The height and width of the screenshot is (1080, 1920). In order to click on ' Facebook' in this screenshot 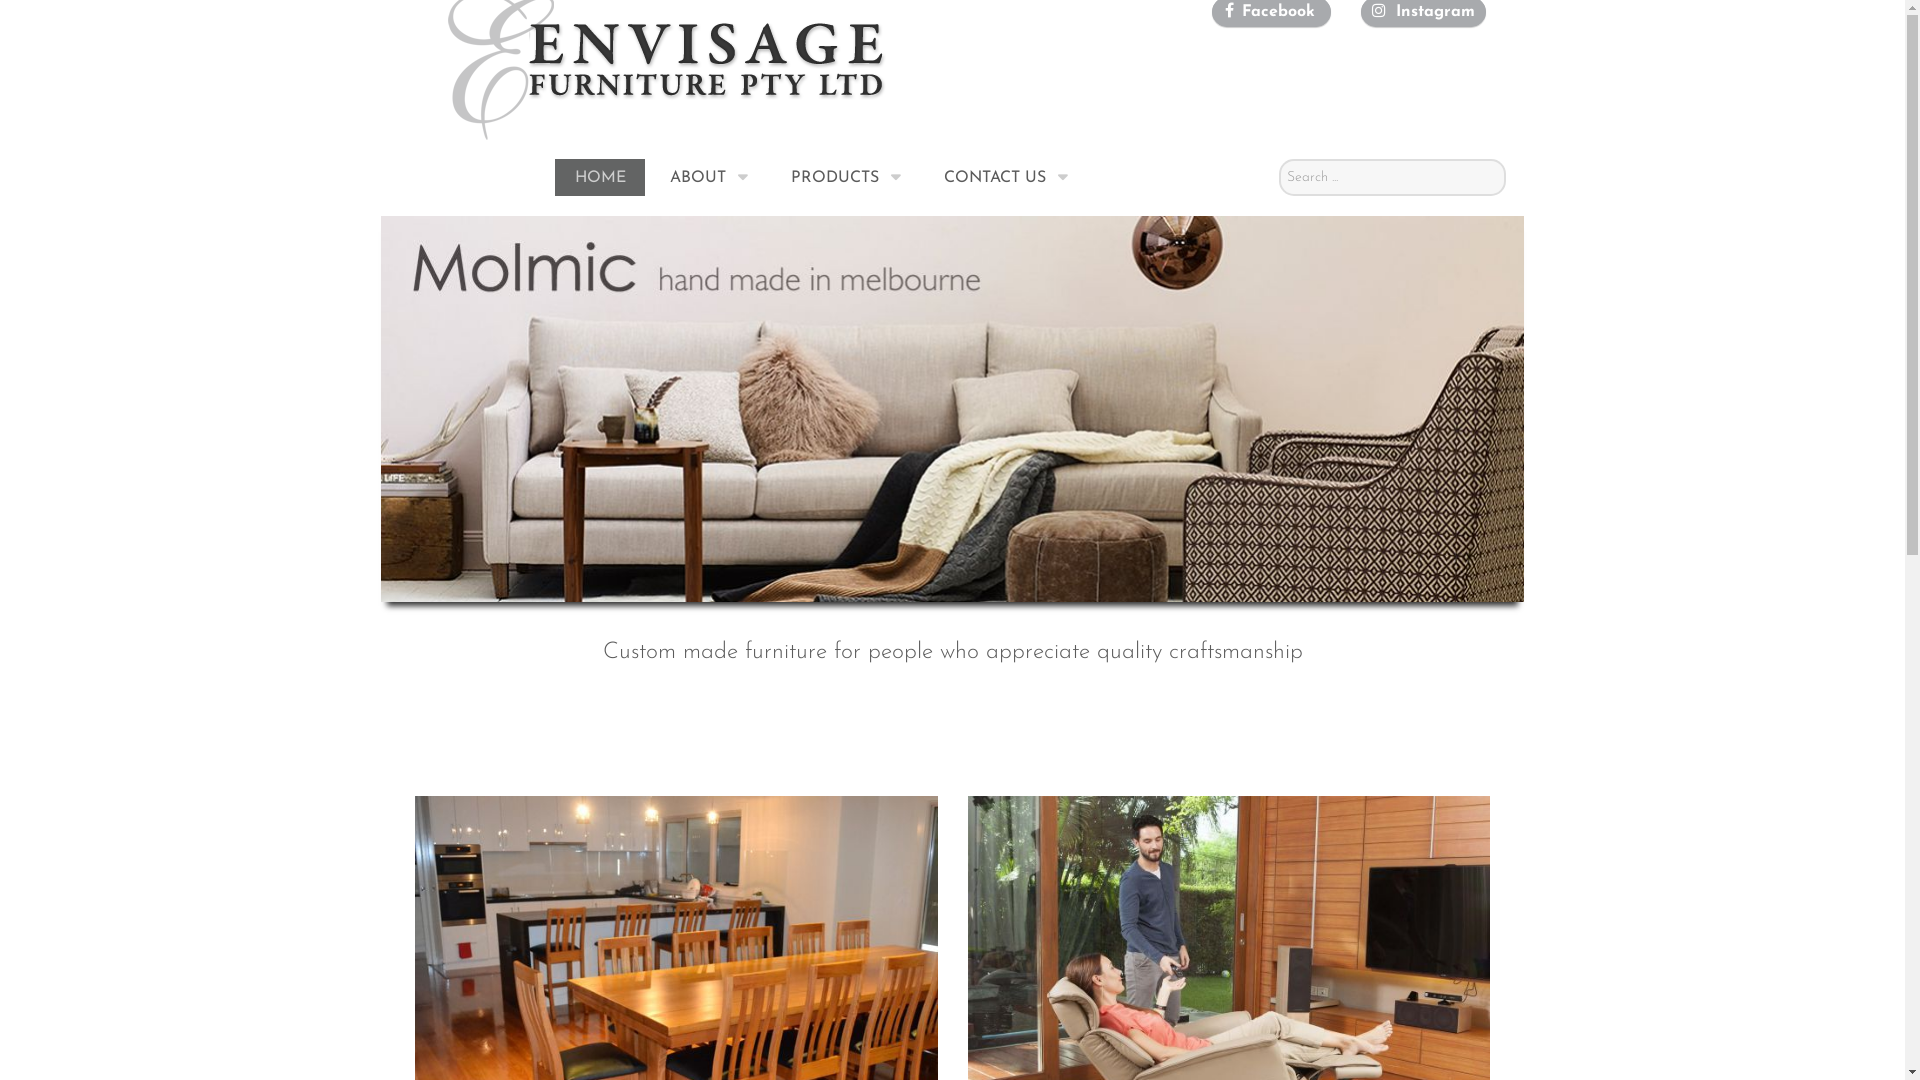, I will do `click(1275, 11)`.